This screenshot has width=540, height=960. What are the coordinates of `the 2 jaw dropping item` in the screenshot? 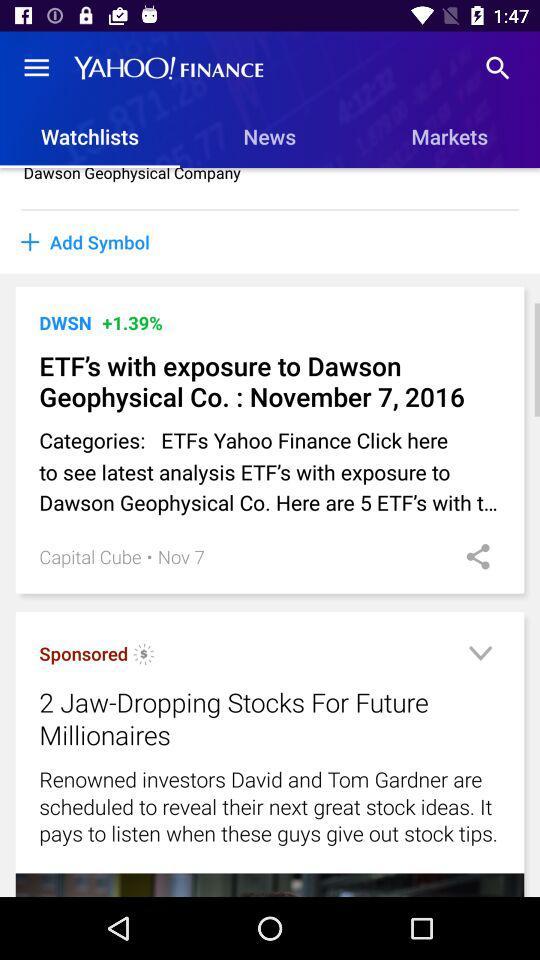 It's located at (245, 718).